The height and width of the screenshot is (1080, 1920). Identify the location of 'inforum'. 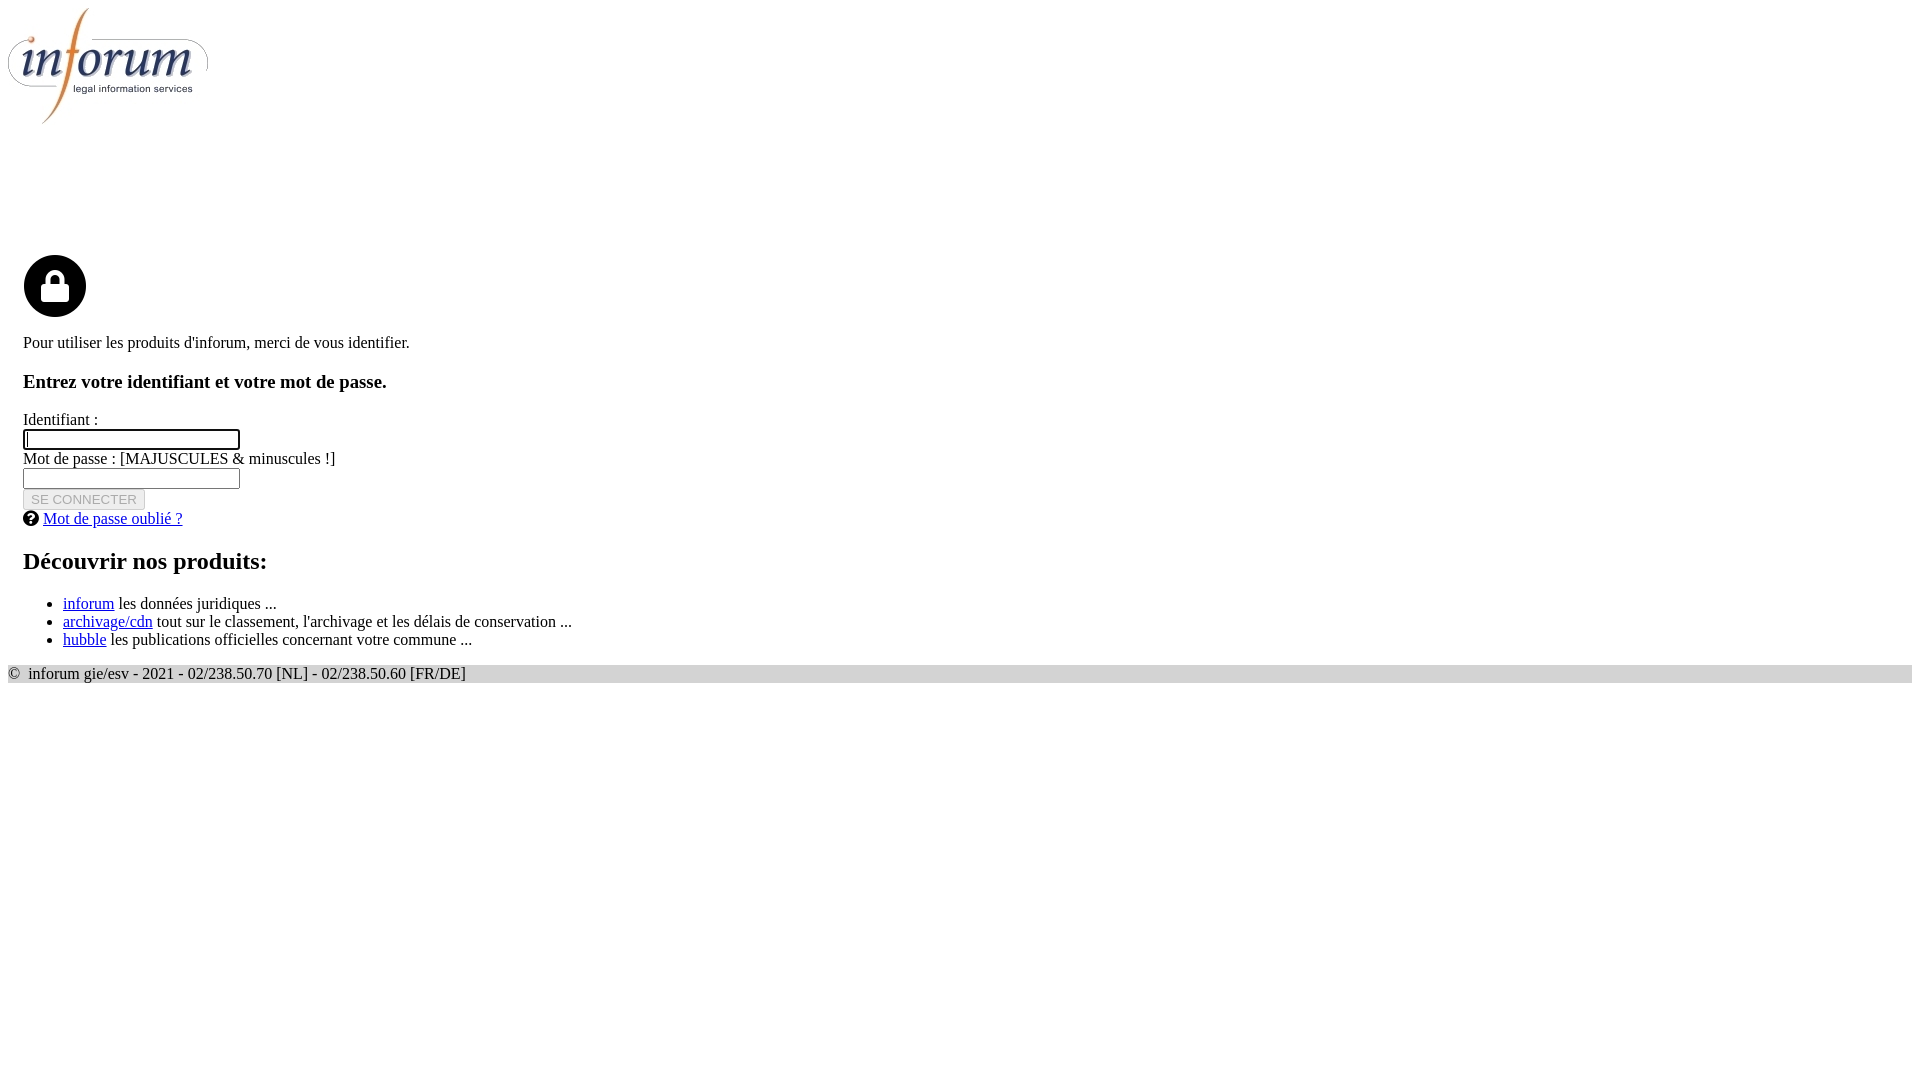
(62, 602).